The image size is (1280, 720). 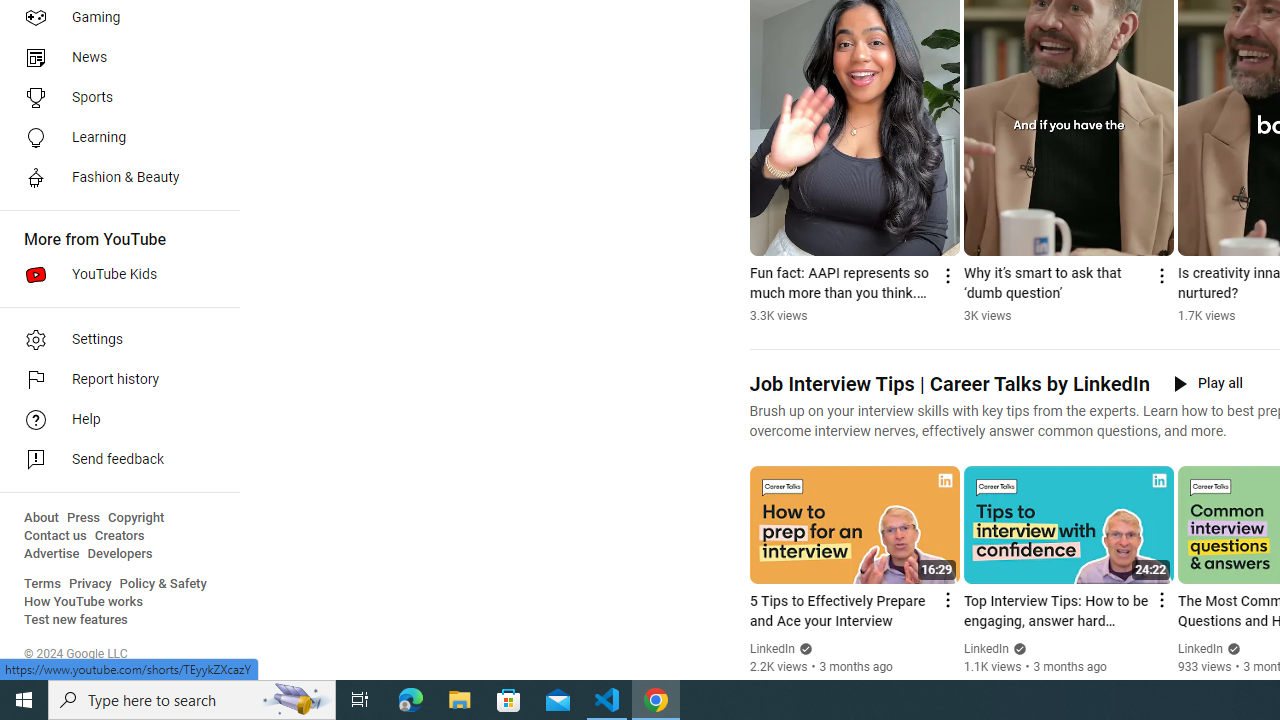 What do you see at coordinates (119, 554) in the screenshot?
I see `'Developers'` at bounding box center [119, 554].